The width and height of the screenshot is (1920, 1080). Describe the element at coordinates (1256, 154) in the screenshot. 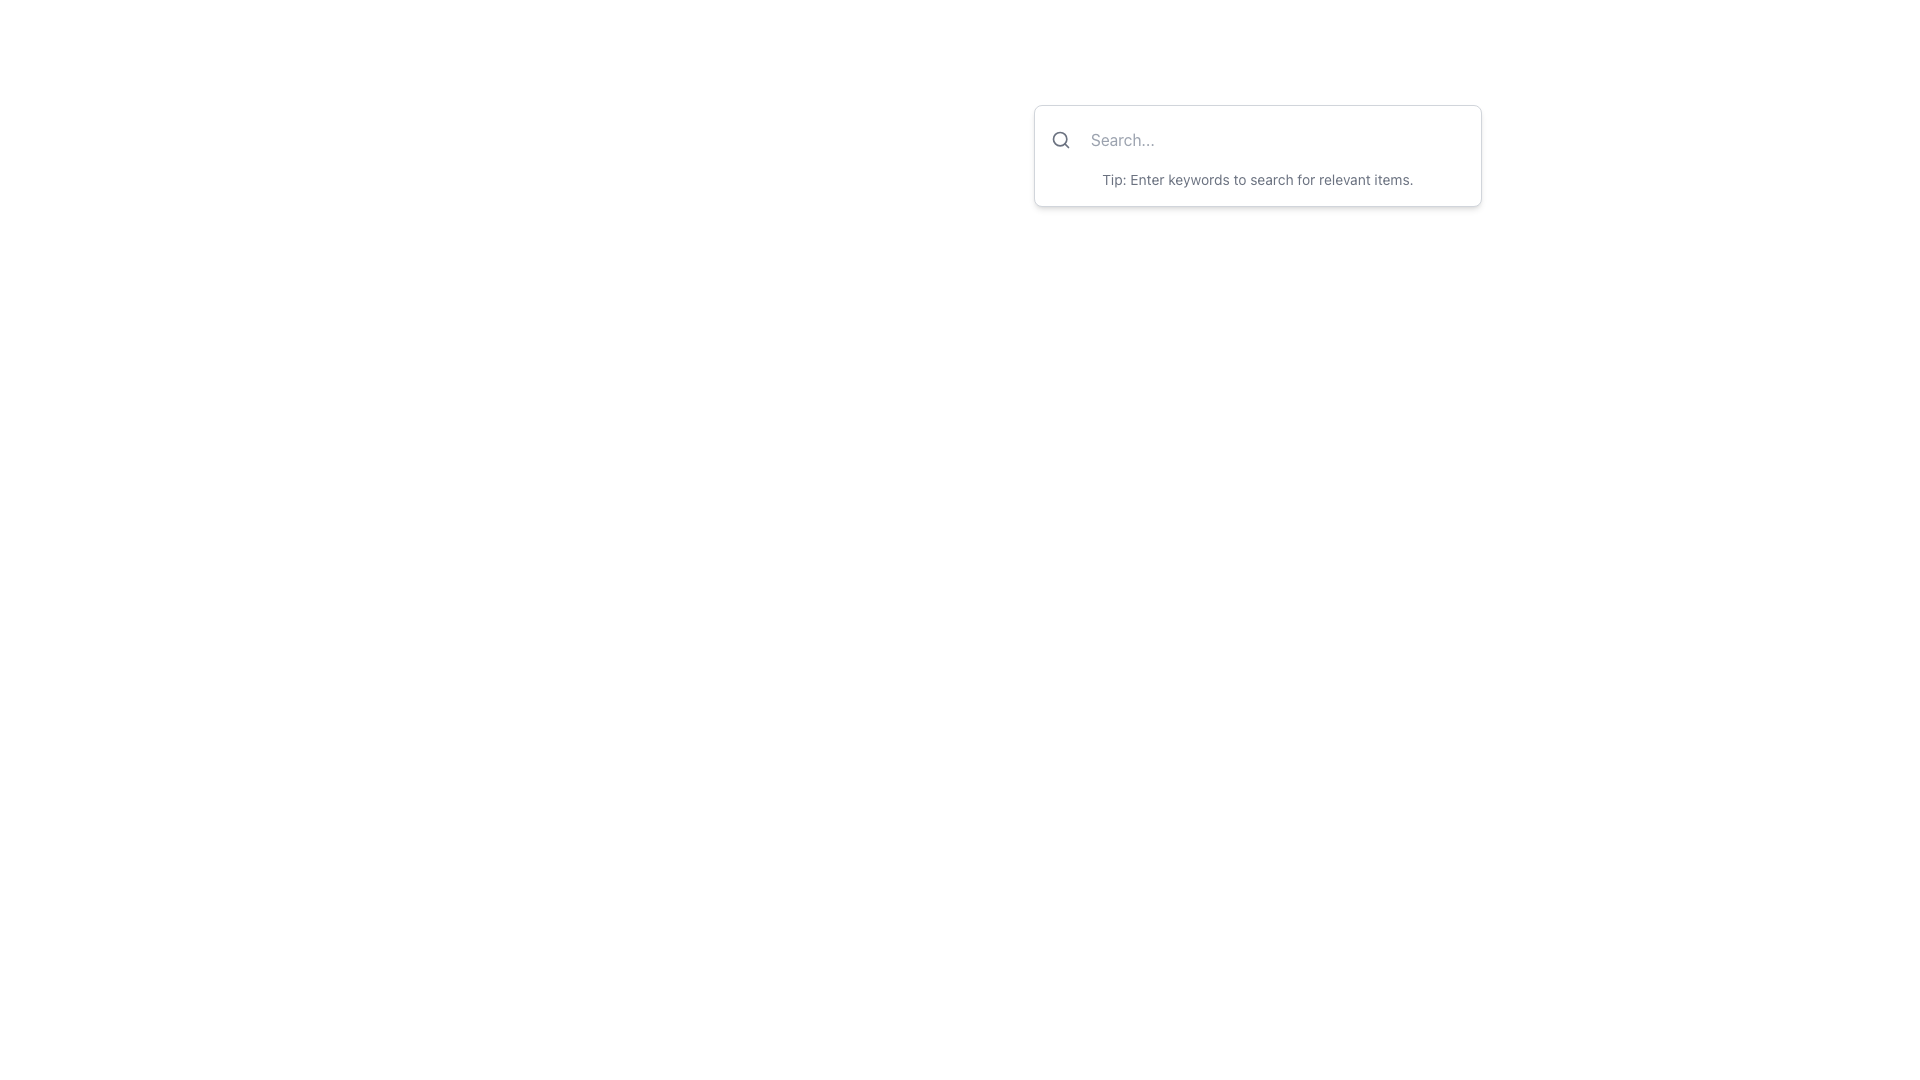

I see `the search input field to type keywords for searching relevant items` at that location.